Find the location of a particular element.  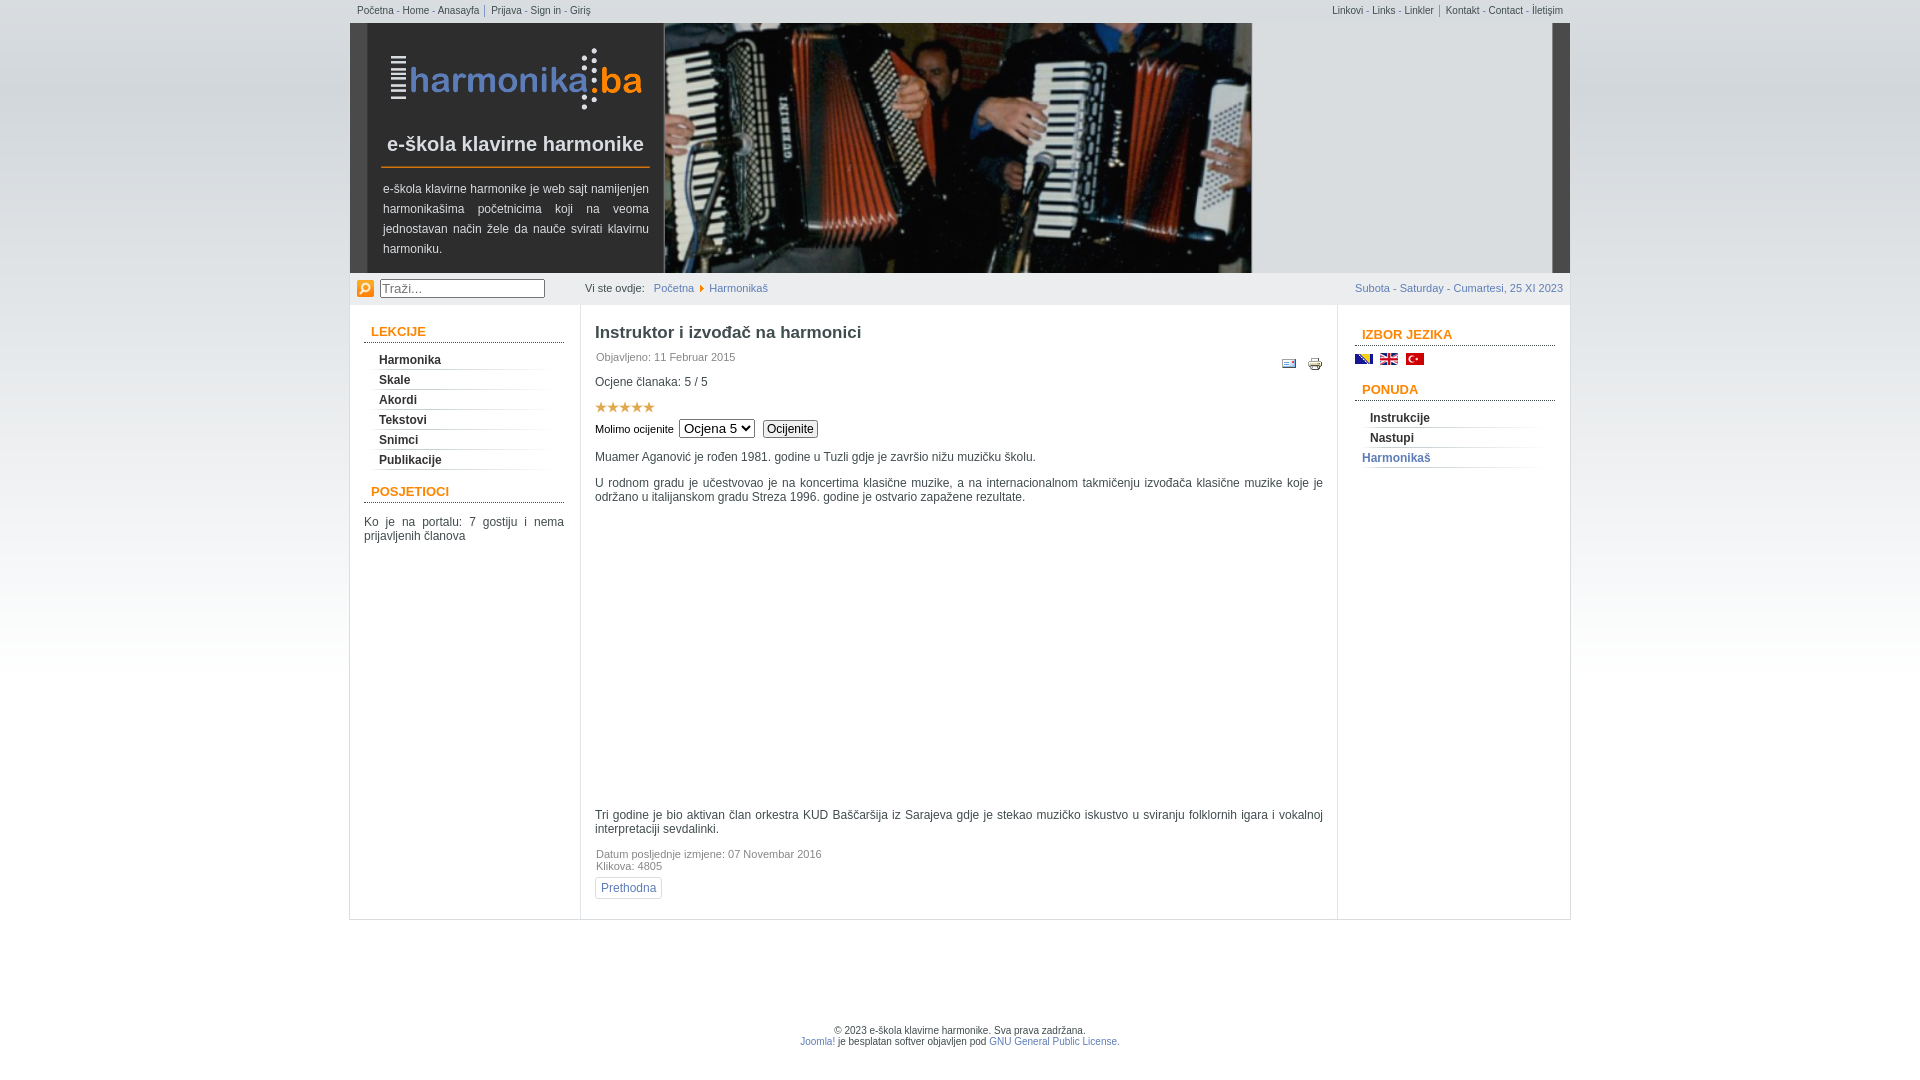

'Snimci' is located at coordinates (463, 438).